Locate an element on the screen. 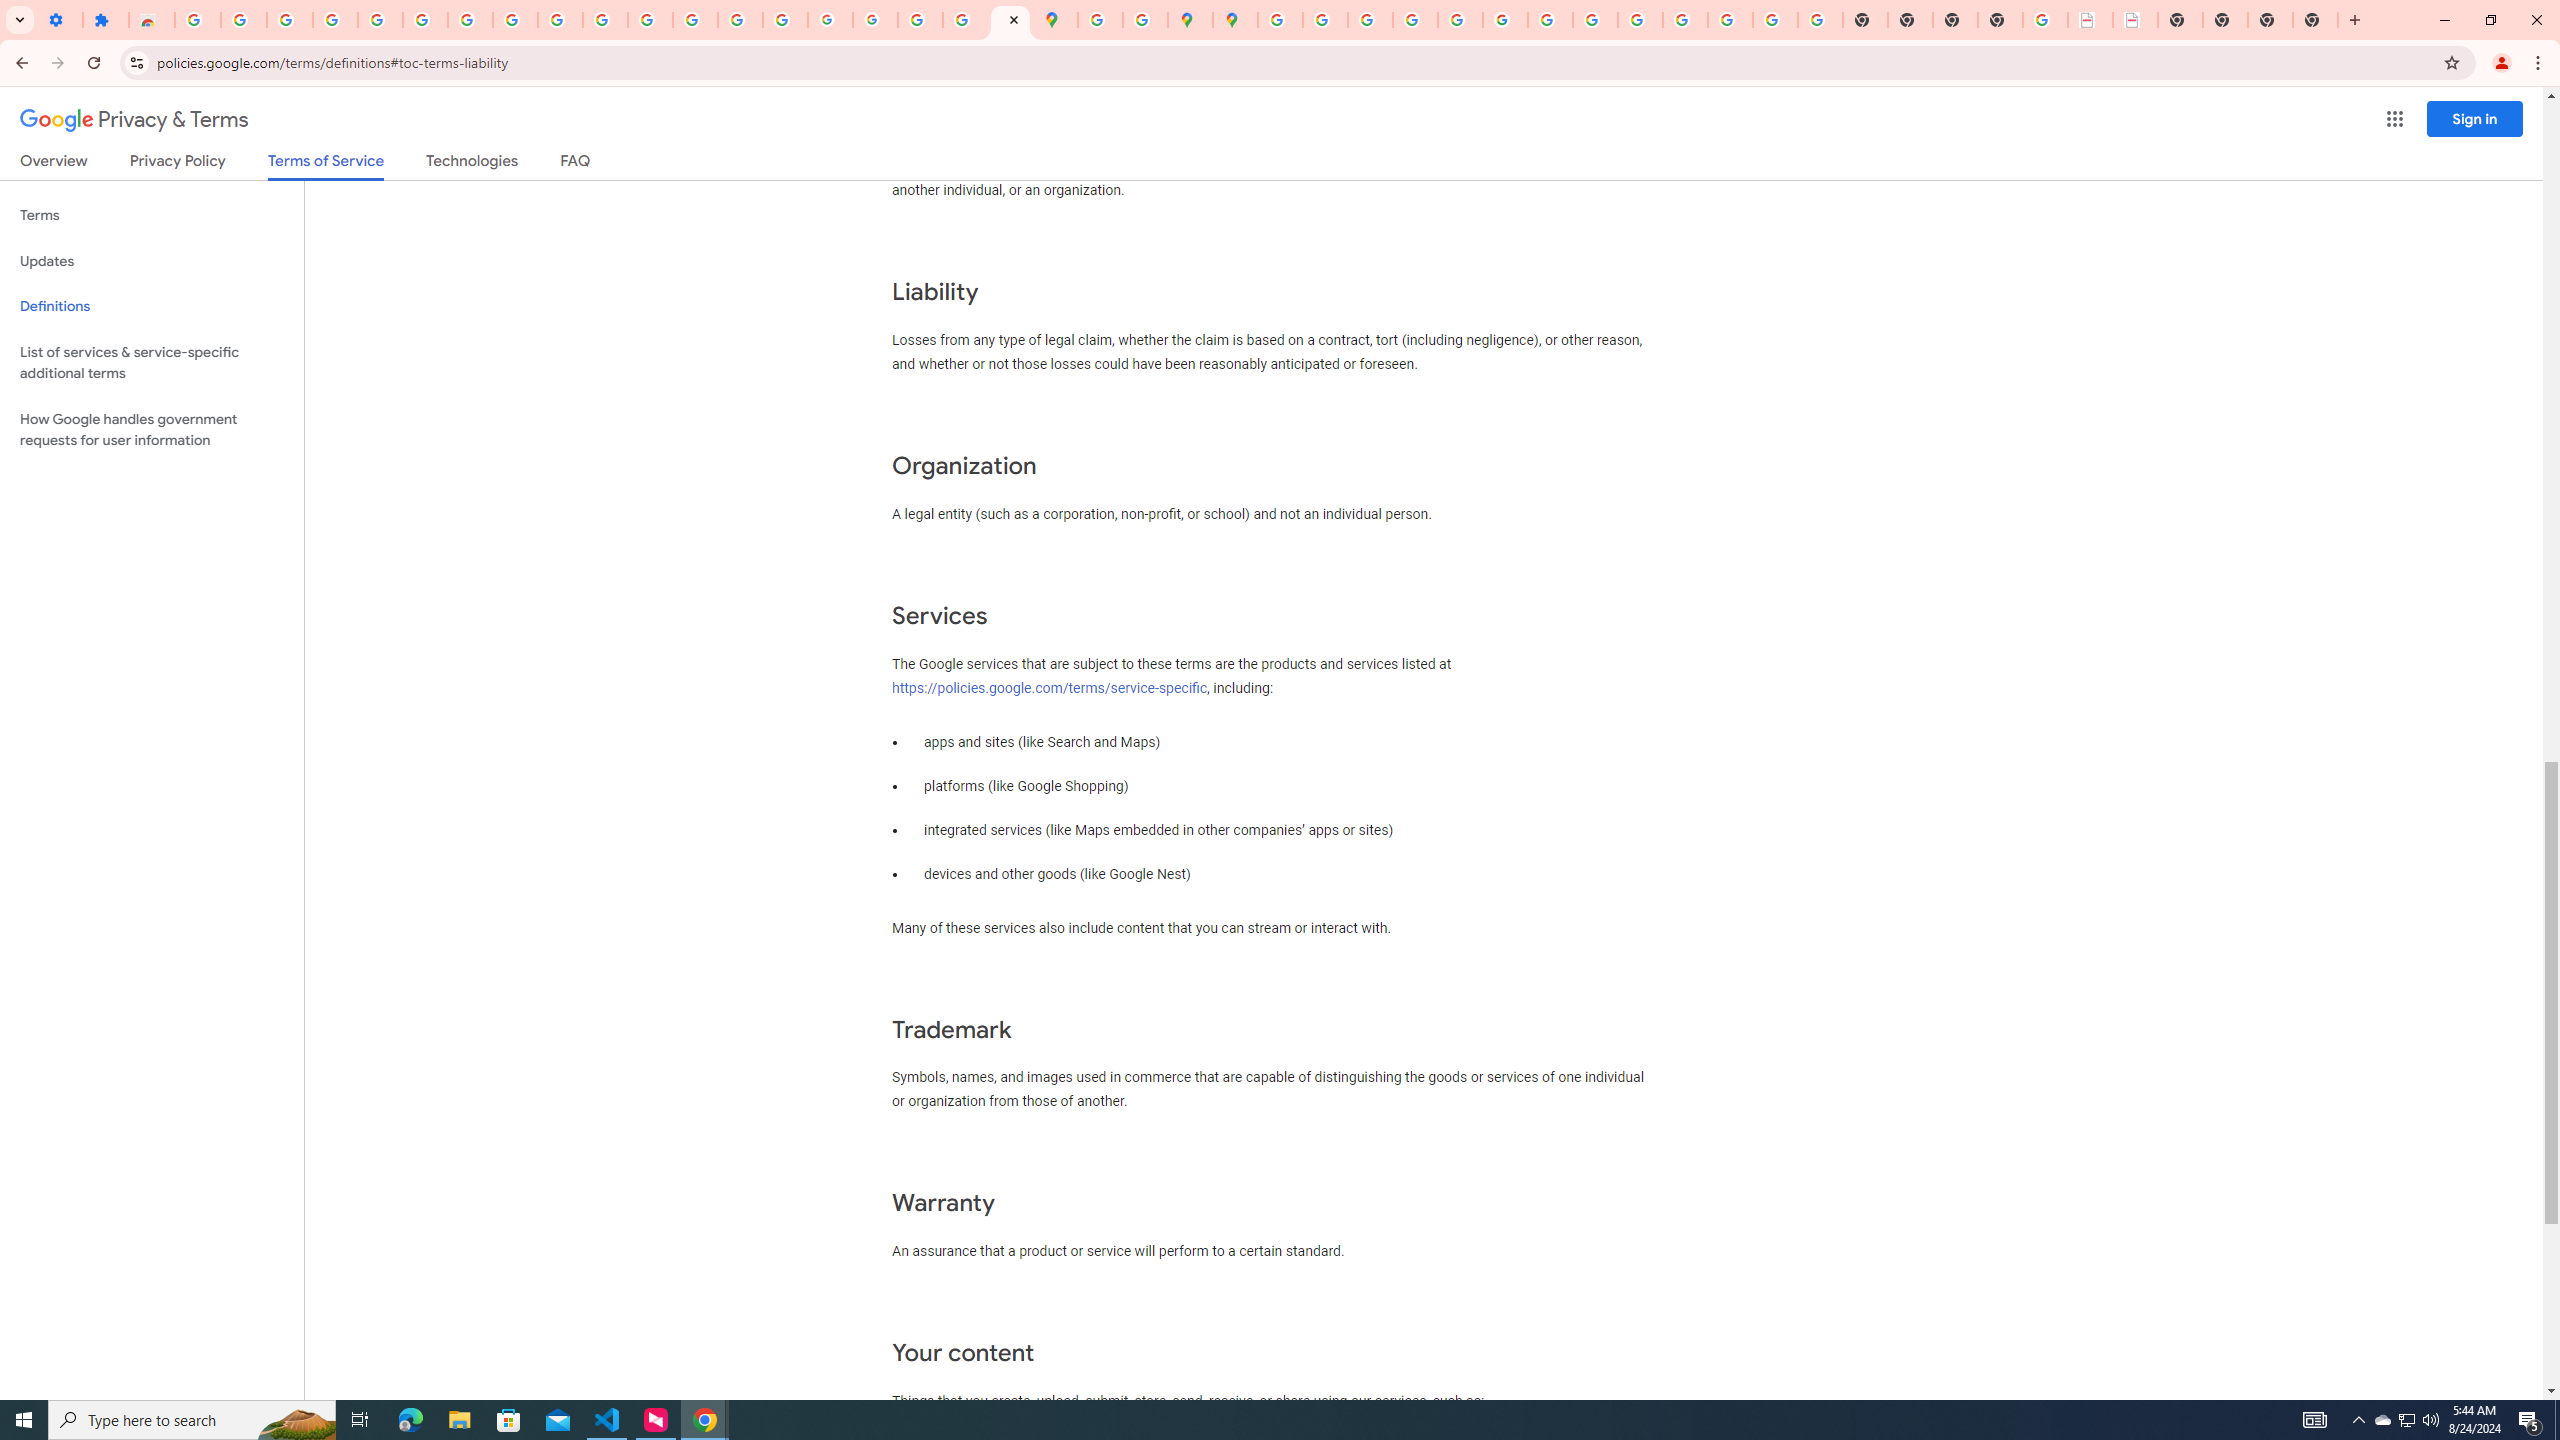 Image resolution: width=2560 pixels, height=1440 pixels. 'Privacy & Terms' is located at coordinates (134, 119).